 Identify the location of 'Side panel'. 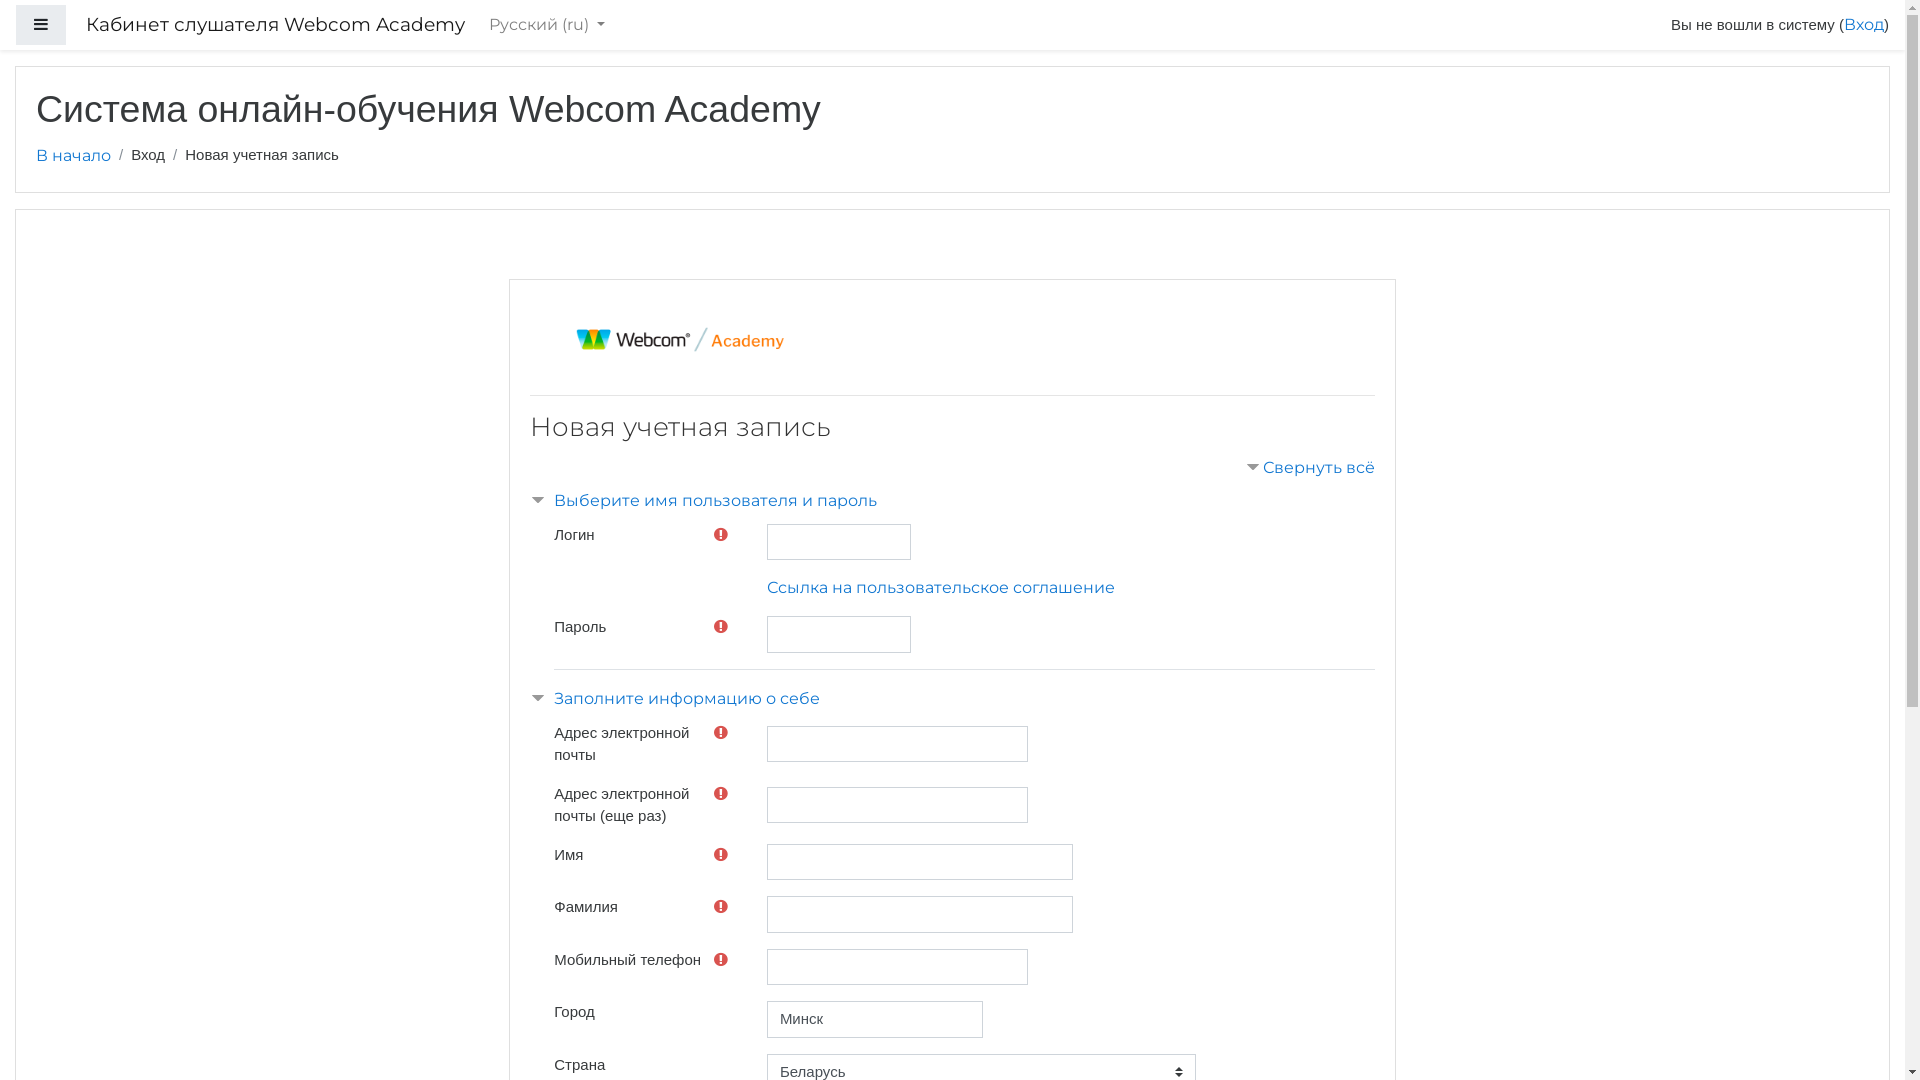
(41, 25).